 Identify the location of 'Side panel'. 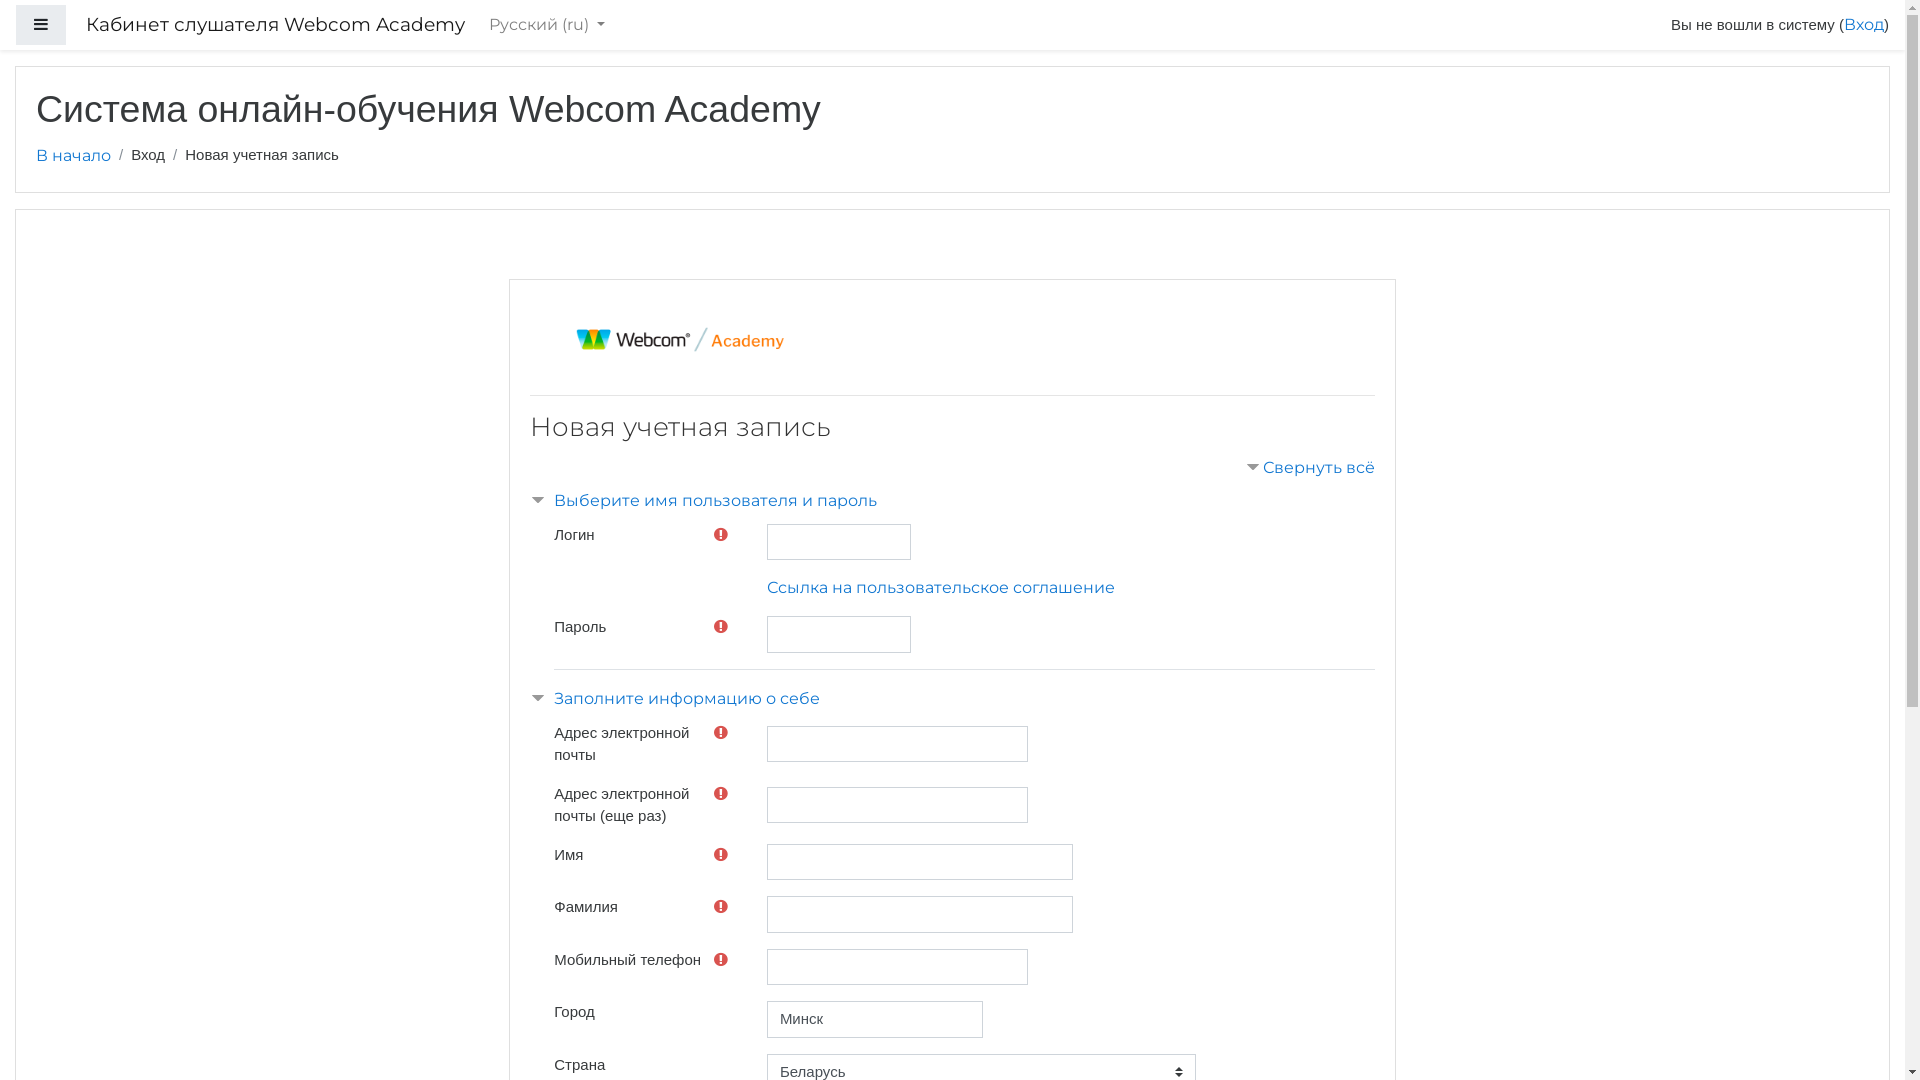
(41, 25).